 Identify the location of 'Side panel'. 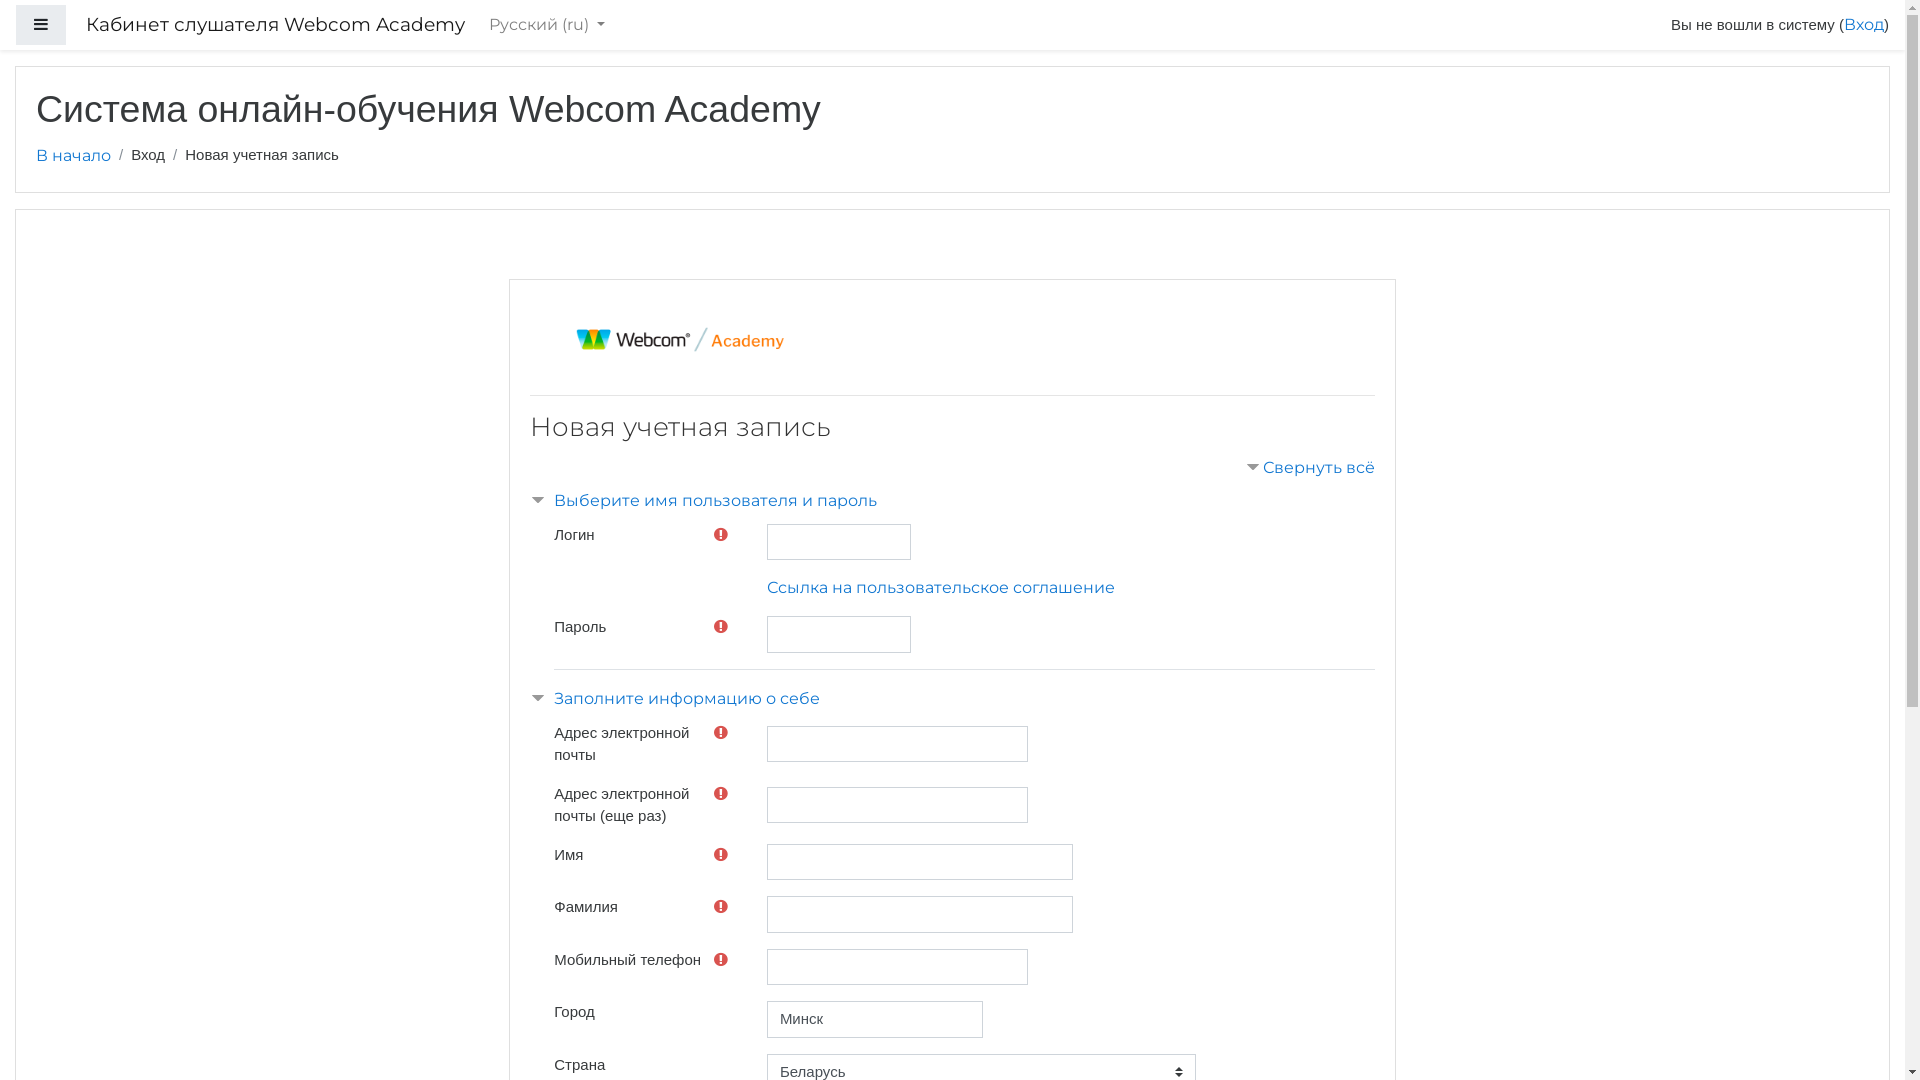
(41, 25).